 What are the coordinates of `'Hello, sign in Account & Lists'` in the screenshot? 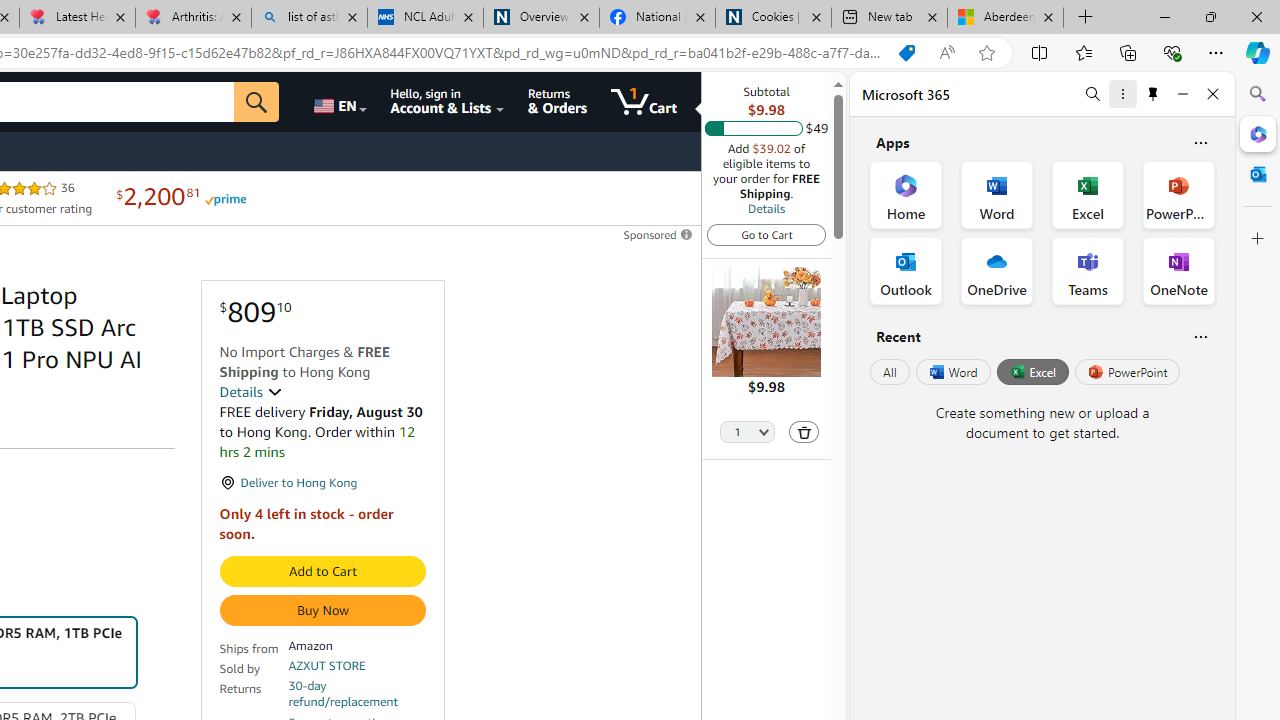 It's located at (447, 101).